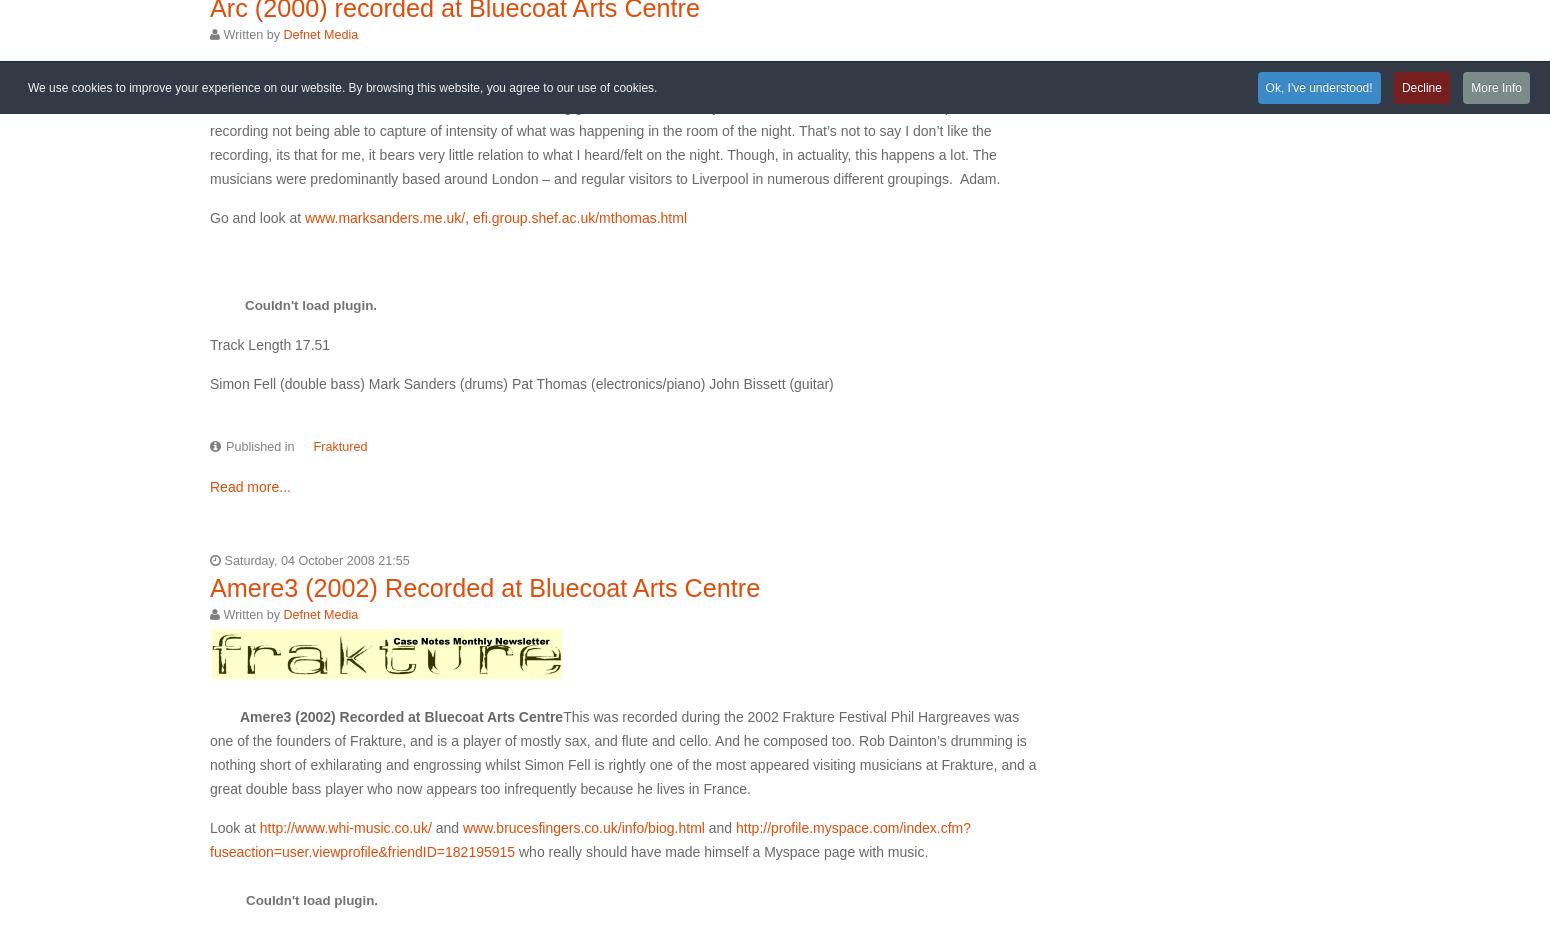 This screenshot has width=1550, height=943. Describe the element at coordinates (313, 559) in the screenshot. I see `'Saturday, 04 October 2008 21:55'` at that location.